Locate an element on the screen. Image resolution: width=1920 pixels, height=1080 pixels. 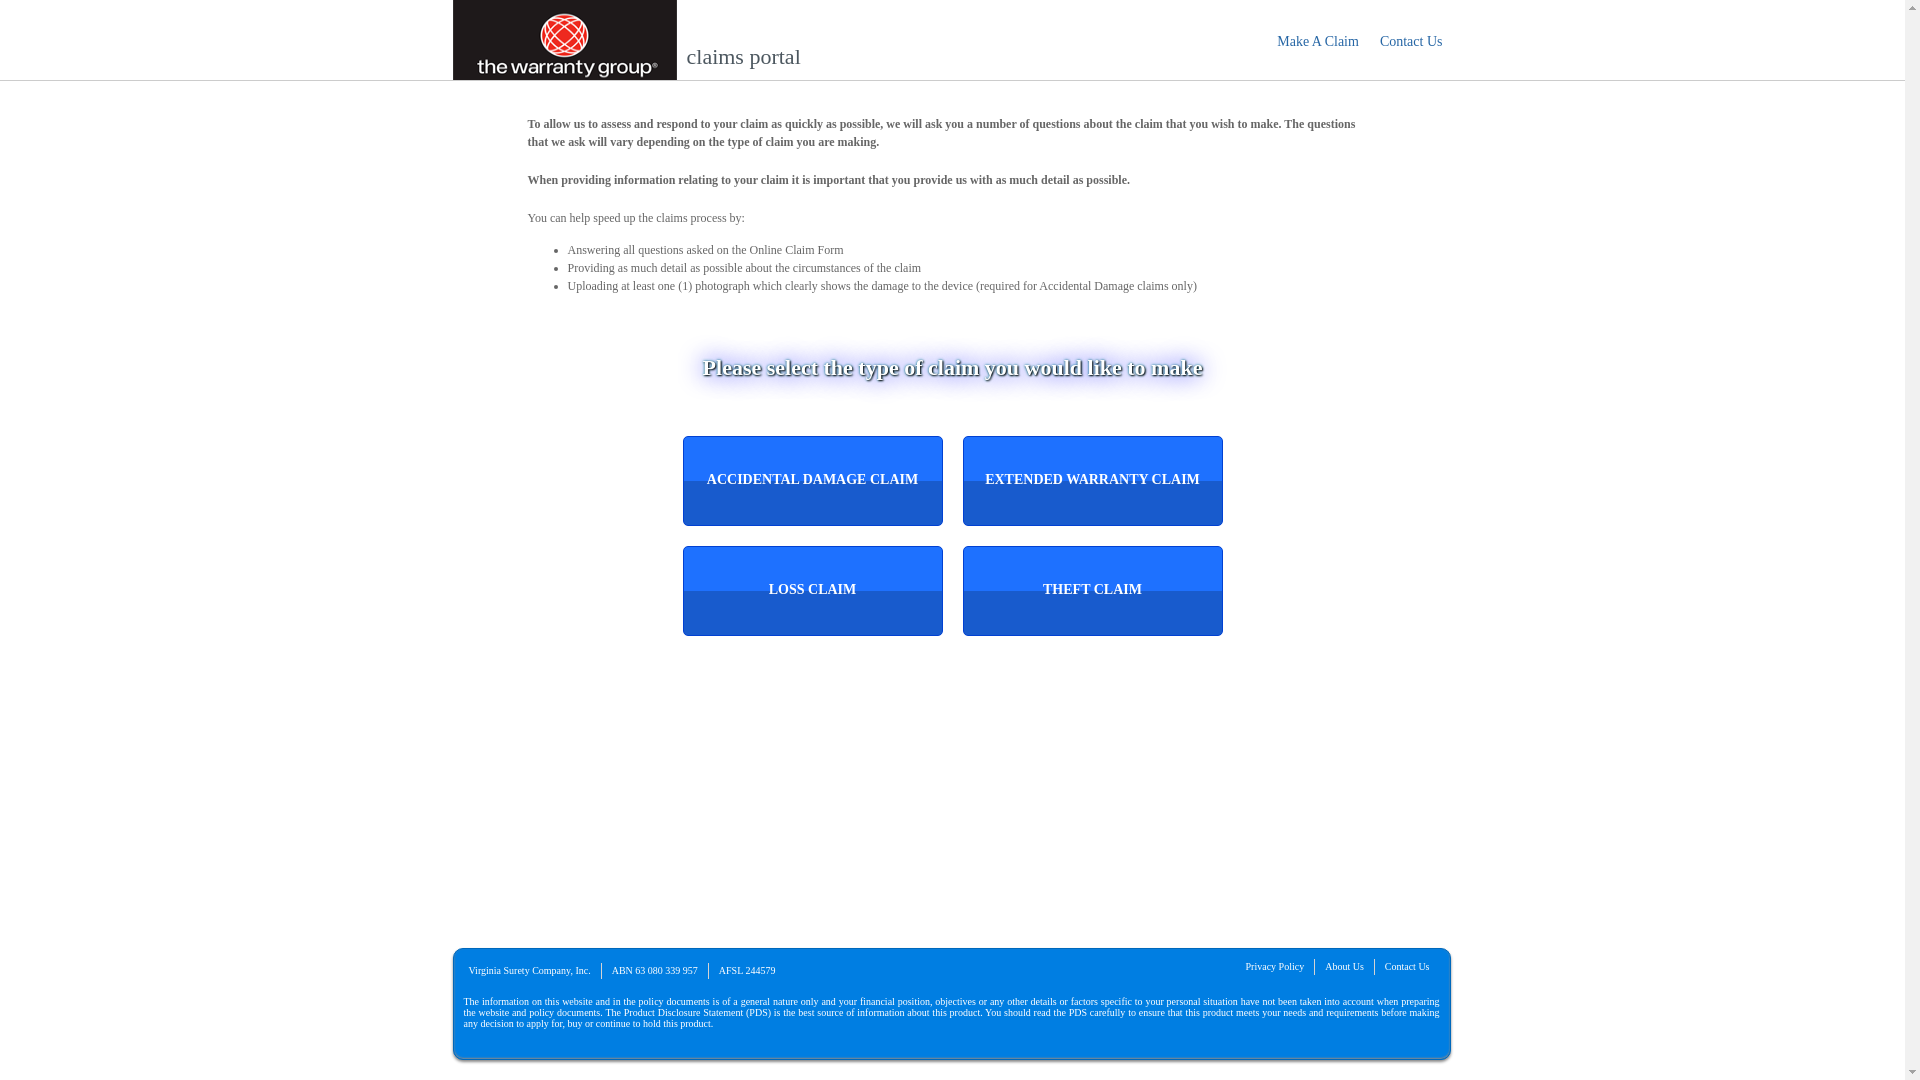
'Extended Warranty Claim' is located at coordinates (1091, 481).